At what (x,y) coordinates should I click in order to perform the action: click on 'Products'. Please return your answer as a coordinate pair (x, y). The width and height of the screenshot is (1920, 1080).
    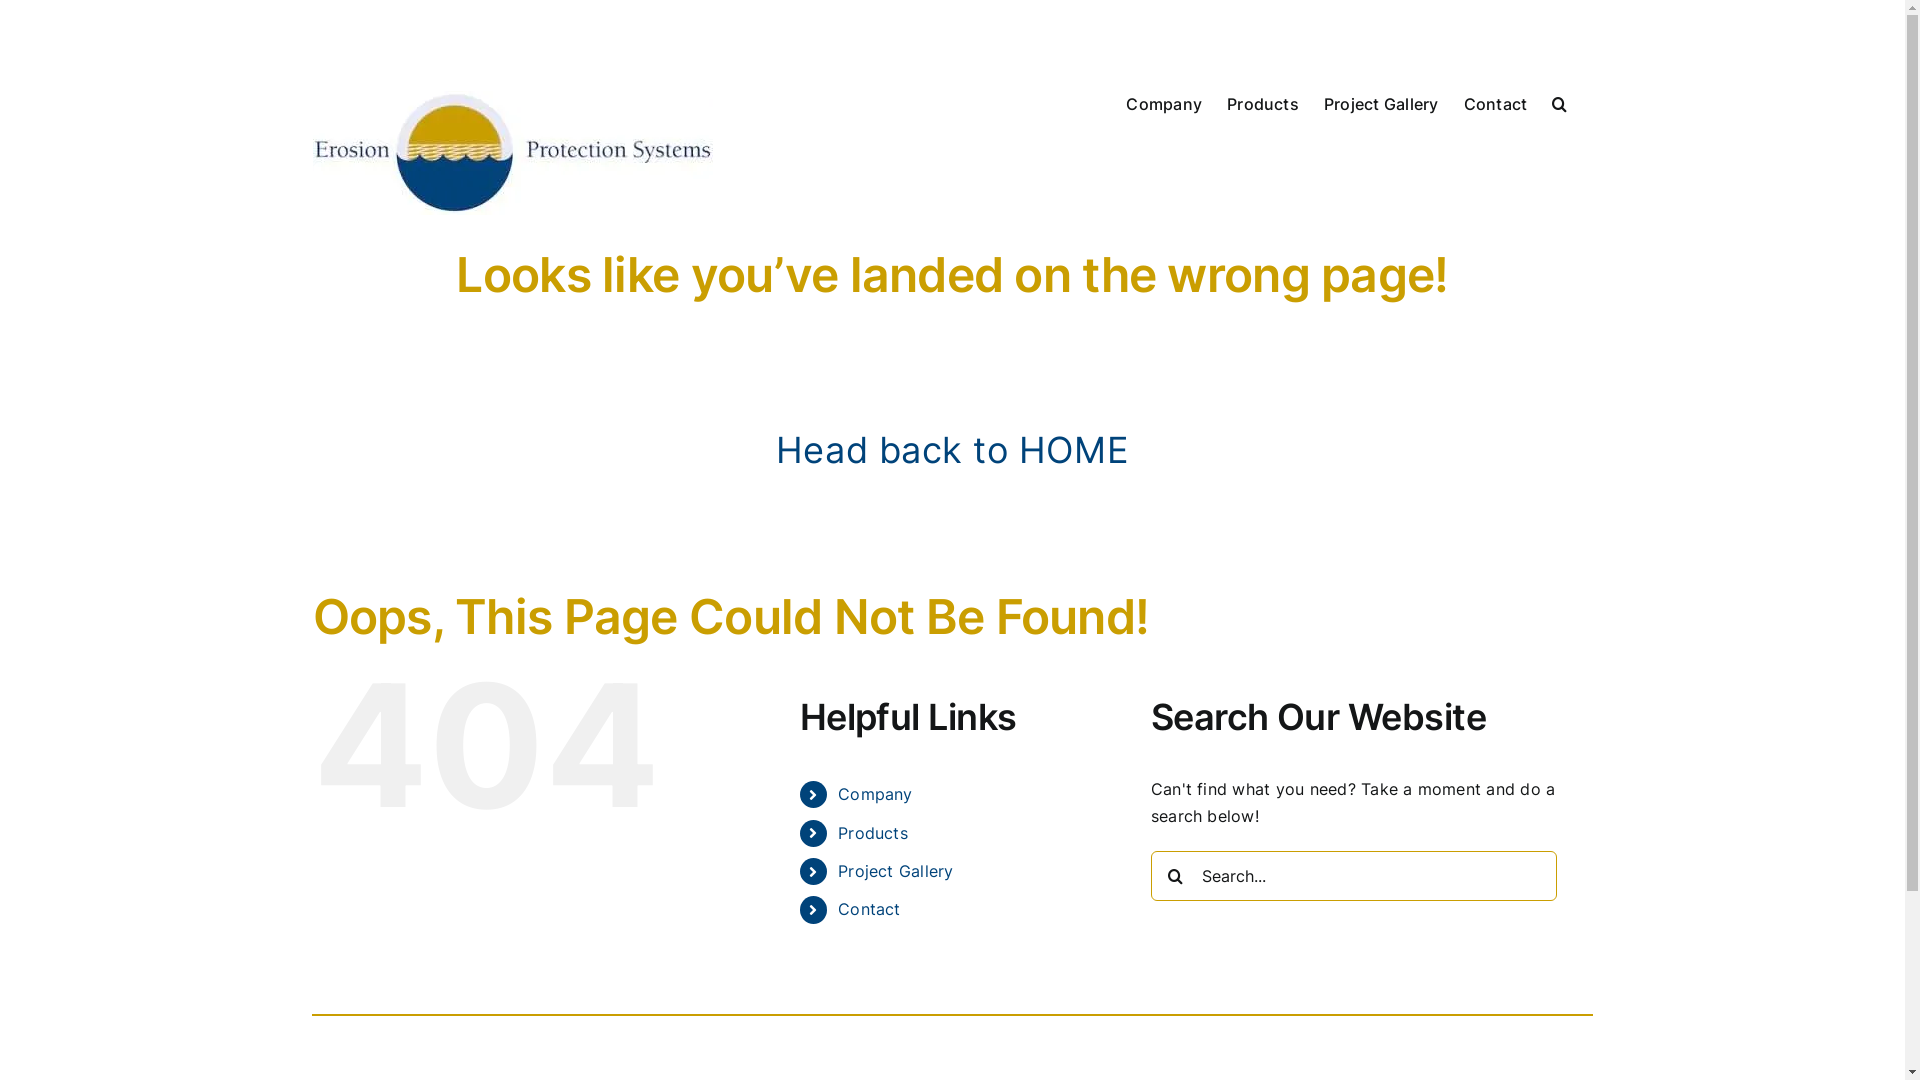
    Looking at the image, I should click on (873, 833).